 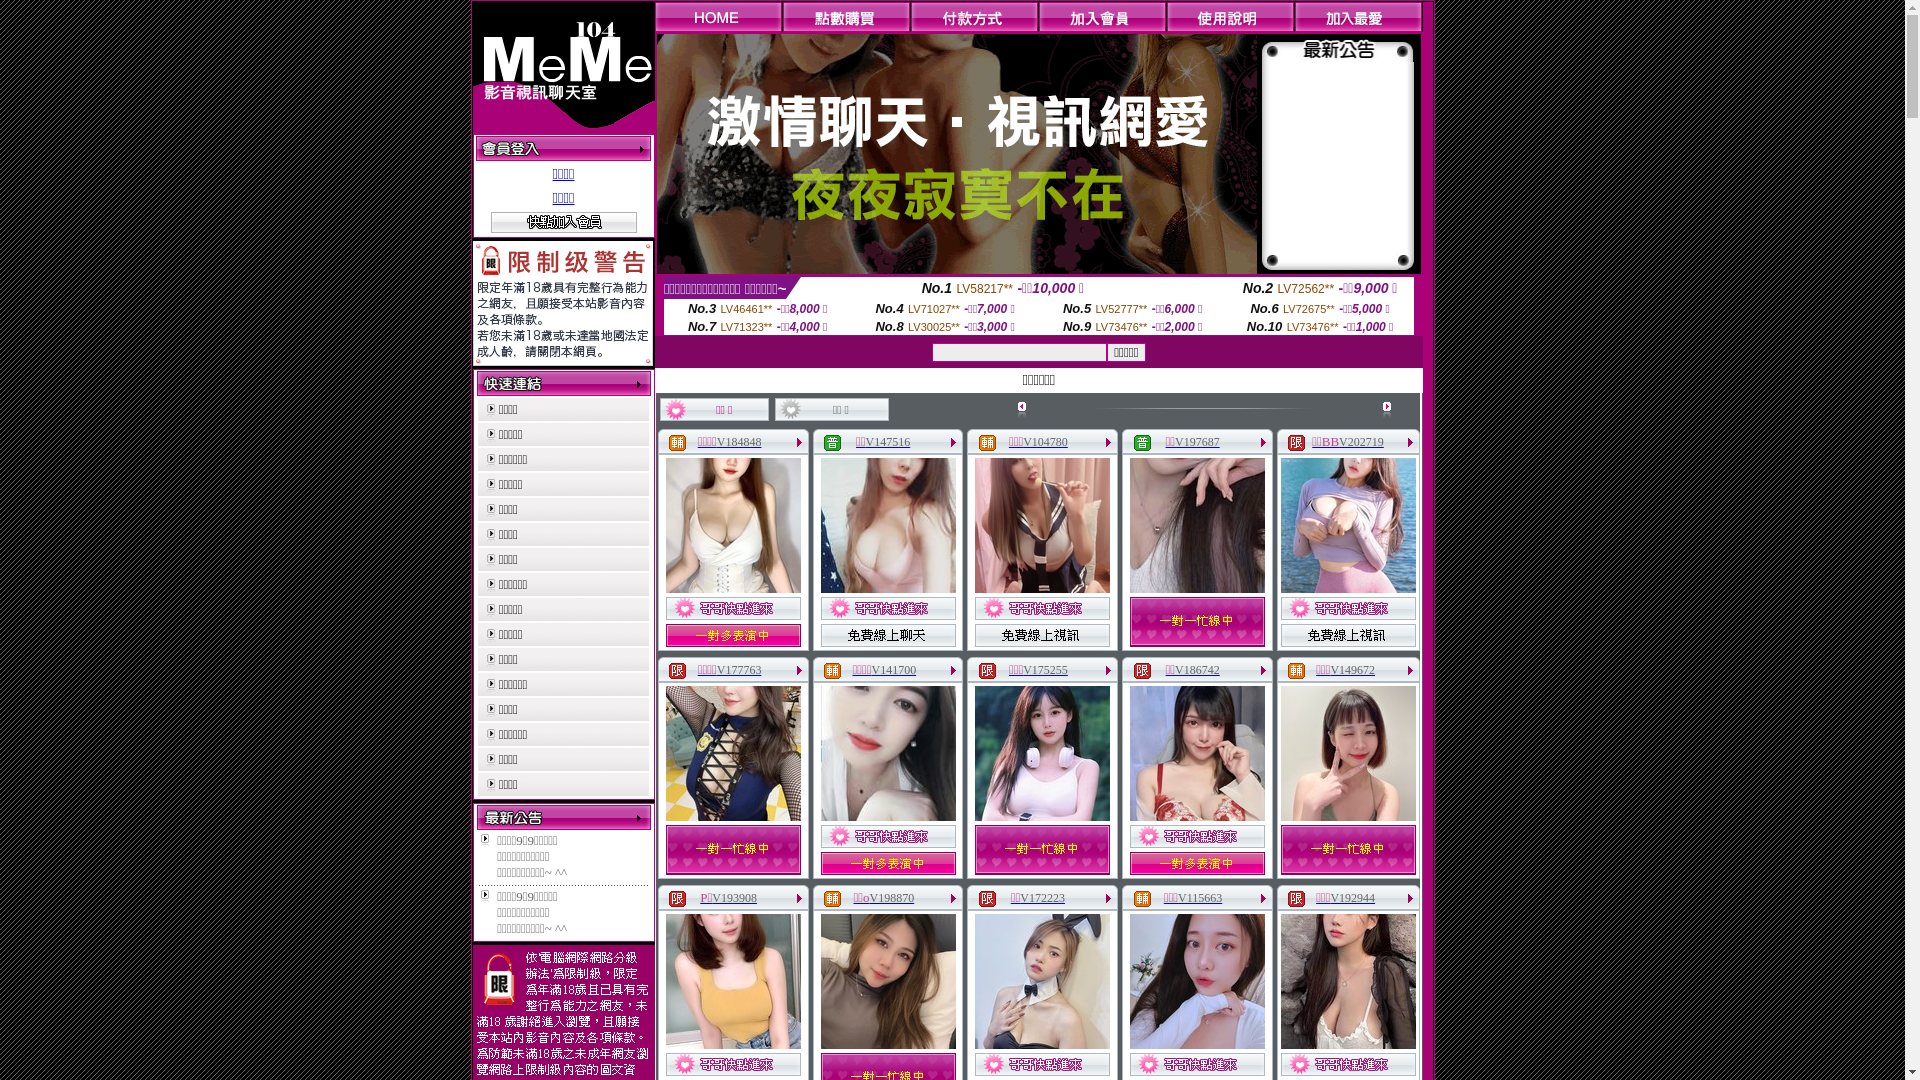 I want to click on 'V115663', so click(x=1200, y=897).